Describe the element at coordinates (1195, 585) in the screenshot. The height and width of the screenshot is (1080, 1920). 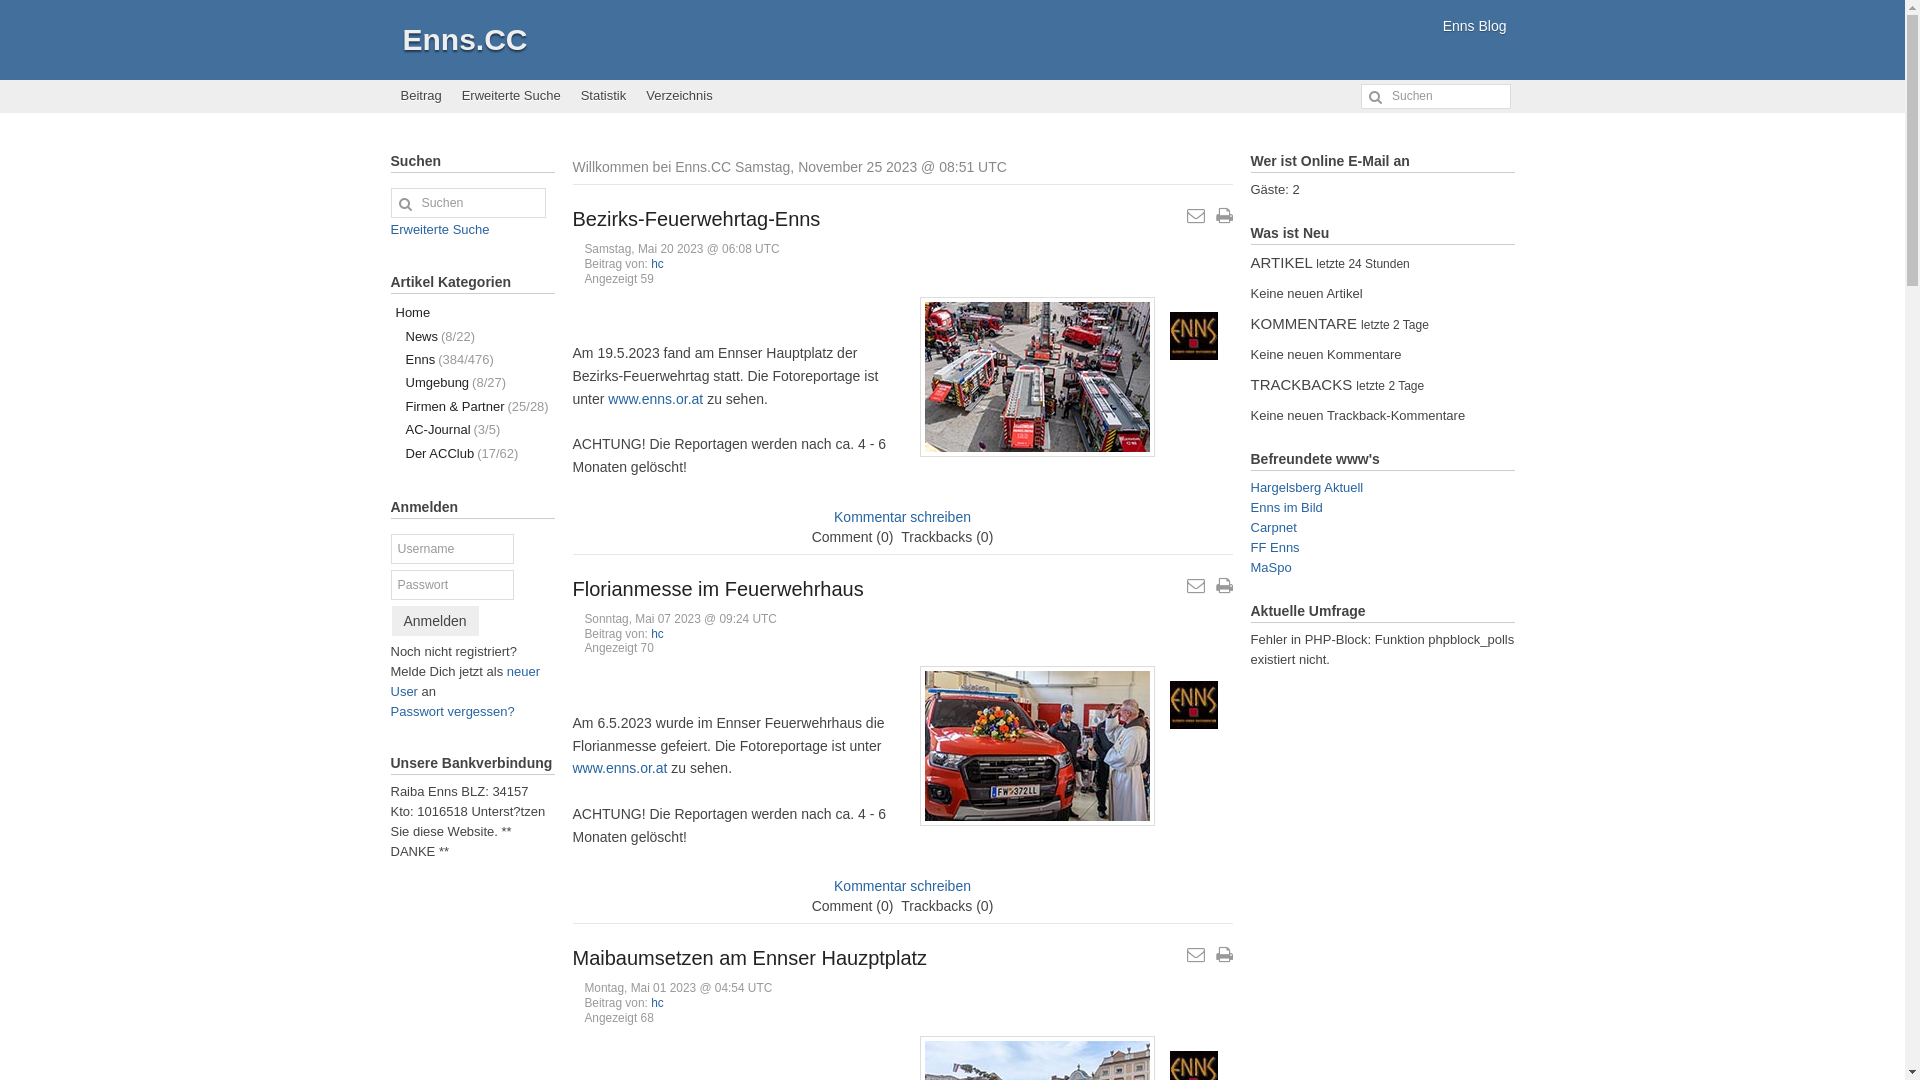
I see `'An einen Freund schicken'` at that location.